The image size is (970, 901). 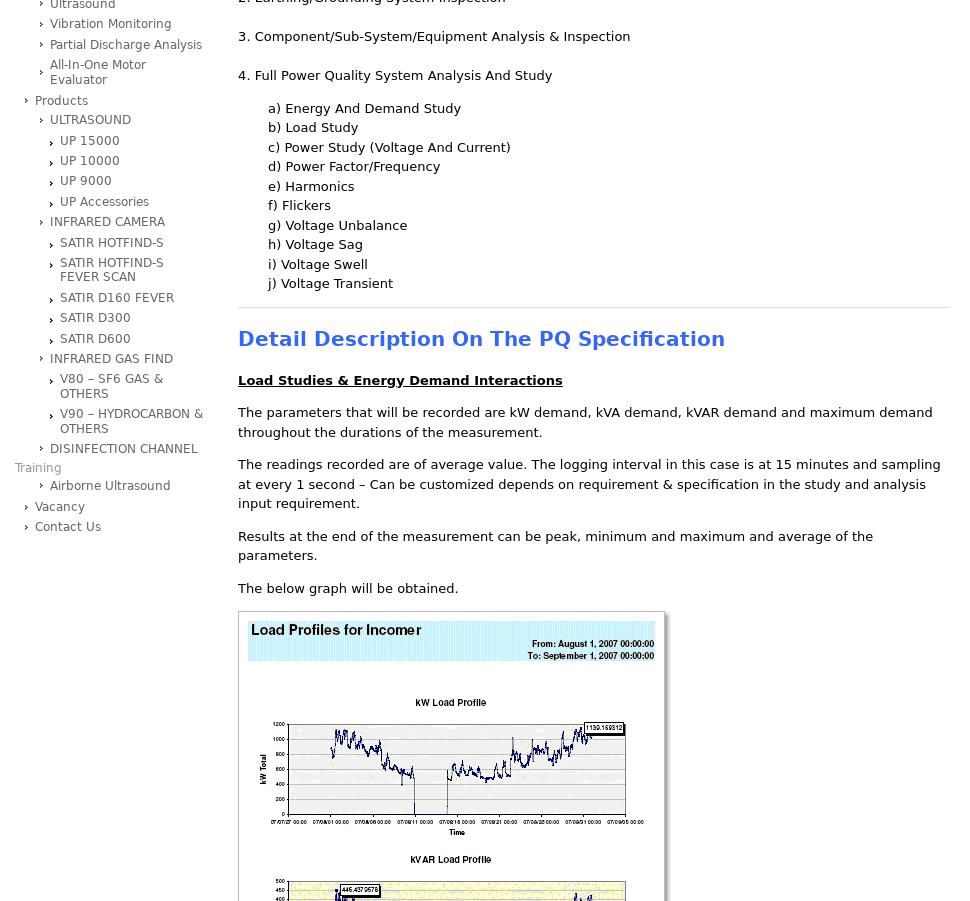 What do you see at coordinates (267, 283) in the screenshot?
I see `'j) Voltage Transient'` at bounding box center [267, 283].